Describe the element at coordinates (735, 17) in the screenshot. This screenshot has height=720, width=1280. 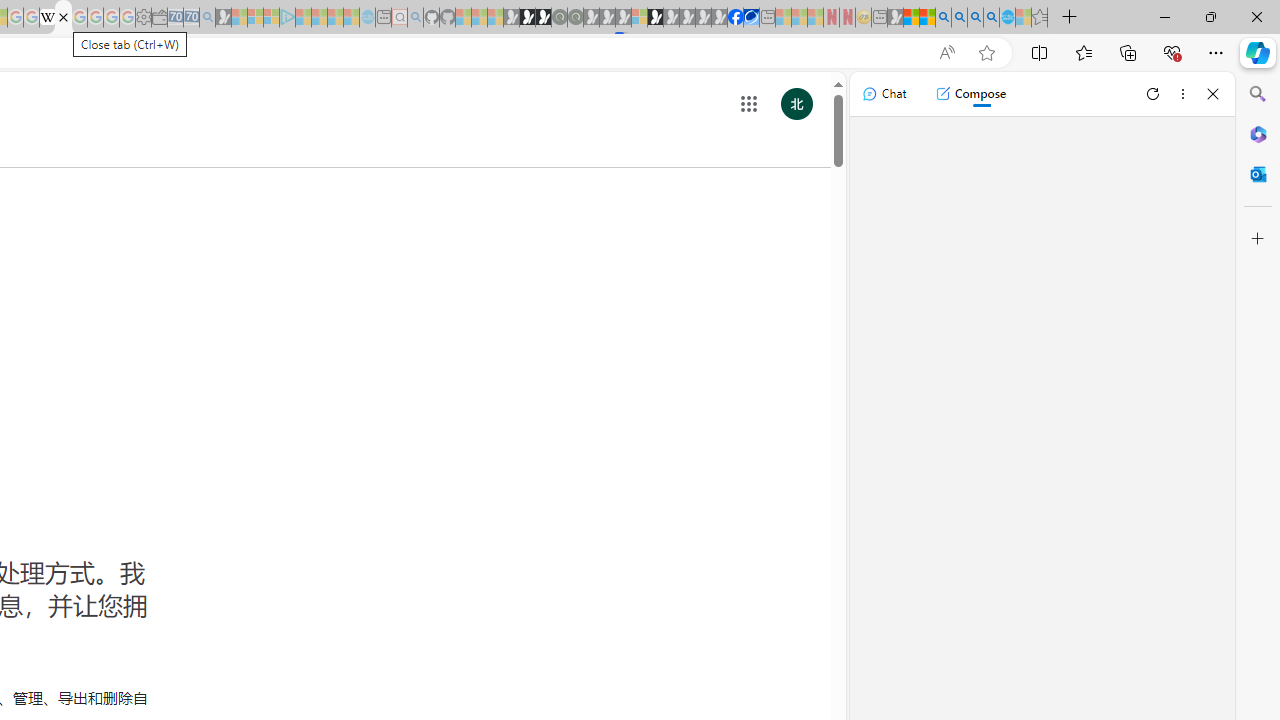
I see `'Nordace | Facebook'` at that location.